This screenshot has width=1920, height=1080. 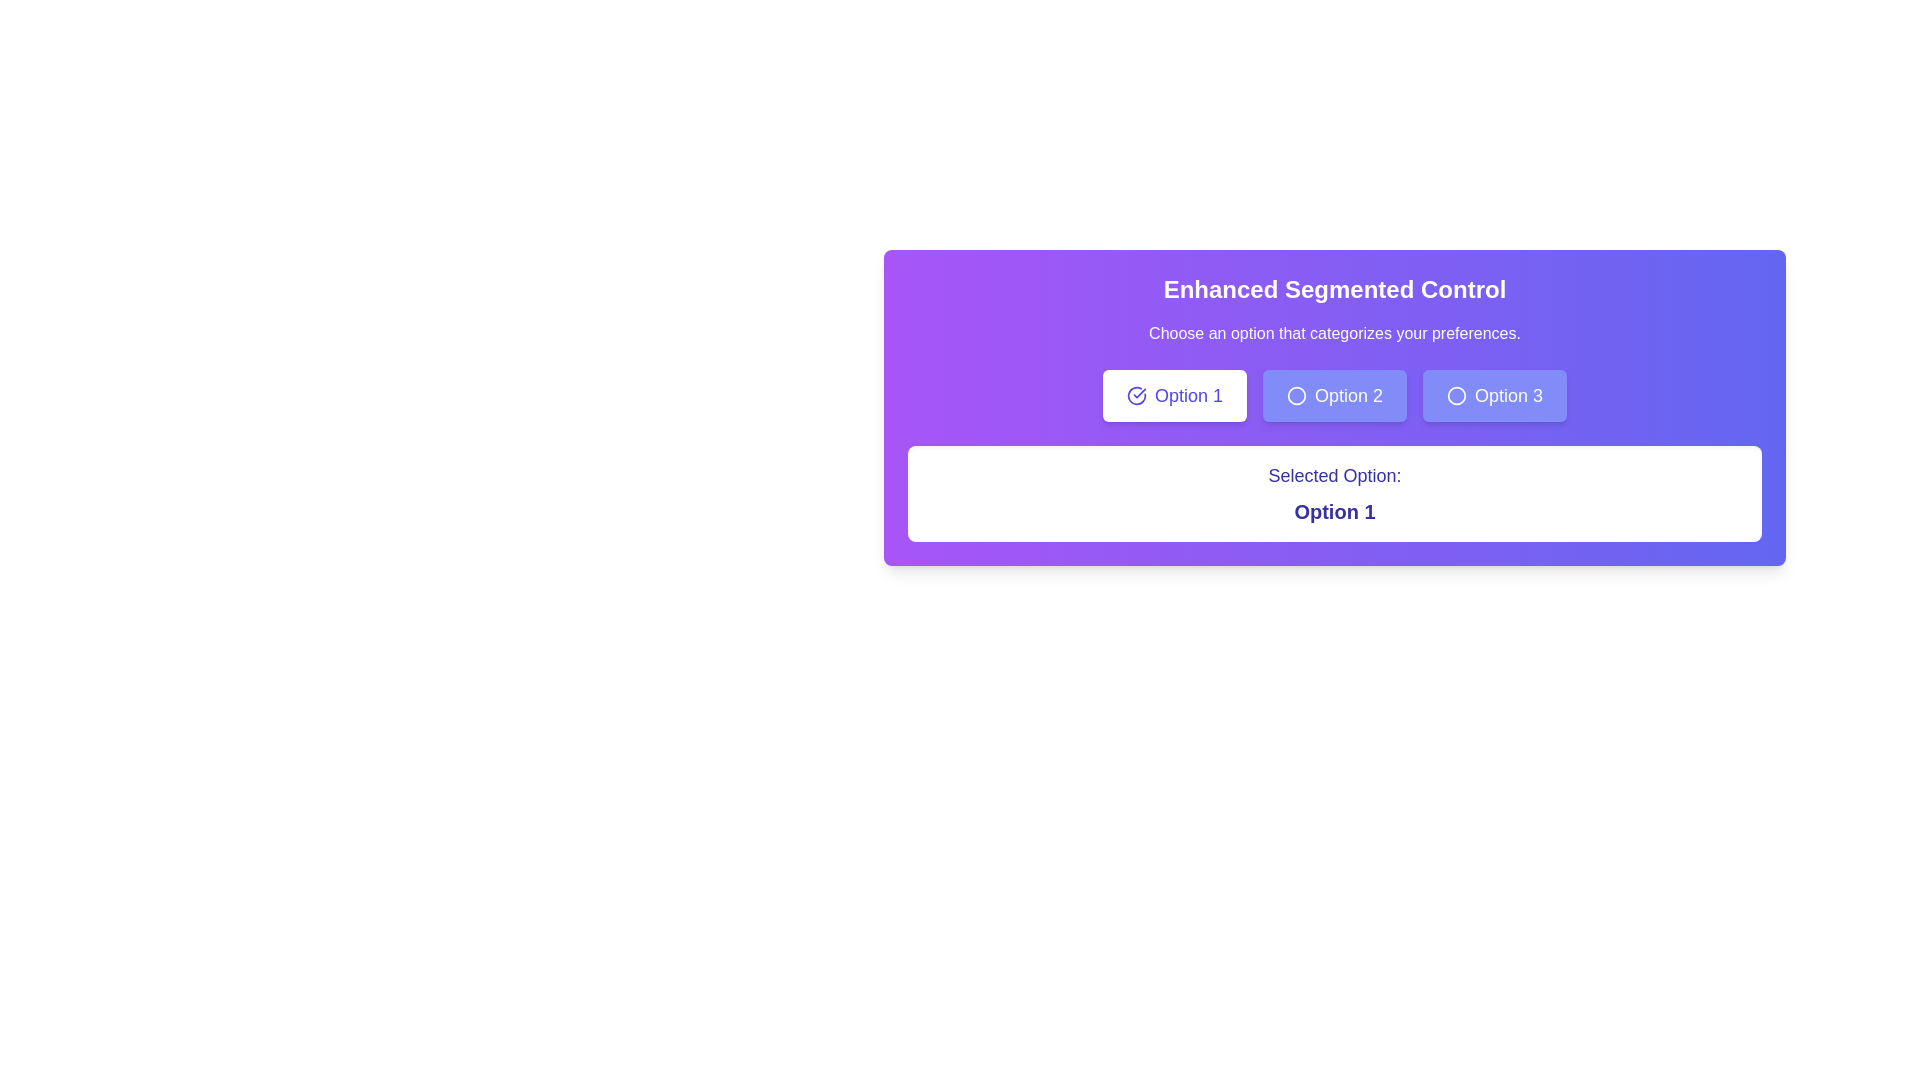 I want to click on the circular icon inside the blue button labeled 'Option 3', so click(x=1457, y=396).